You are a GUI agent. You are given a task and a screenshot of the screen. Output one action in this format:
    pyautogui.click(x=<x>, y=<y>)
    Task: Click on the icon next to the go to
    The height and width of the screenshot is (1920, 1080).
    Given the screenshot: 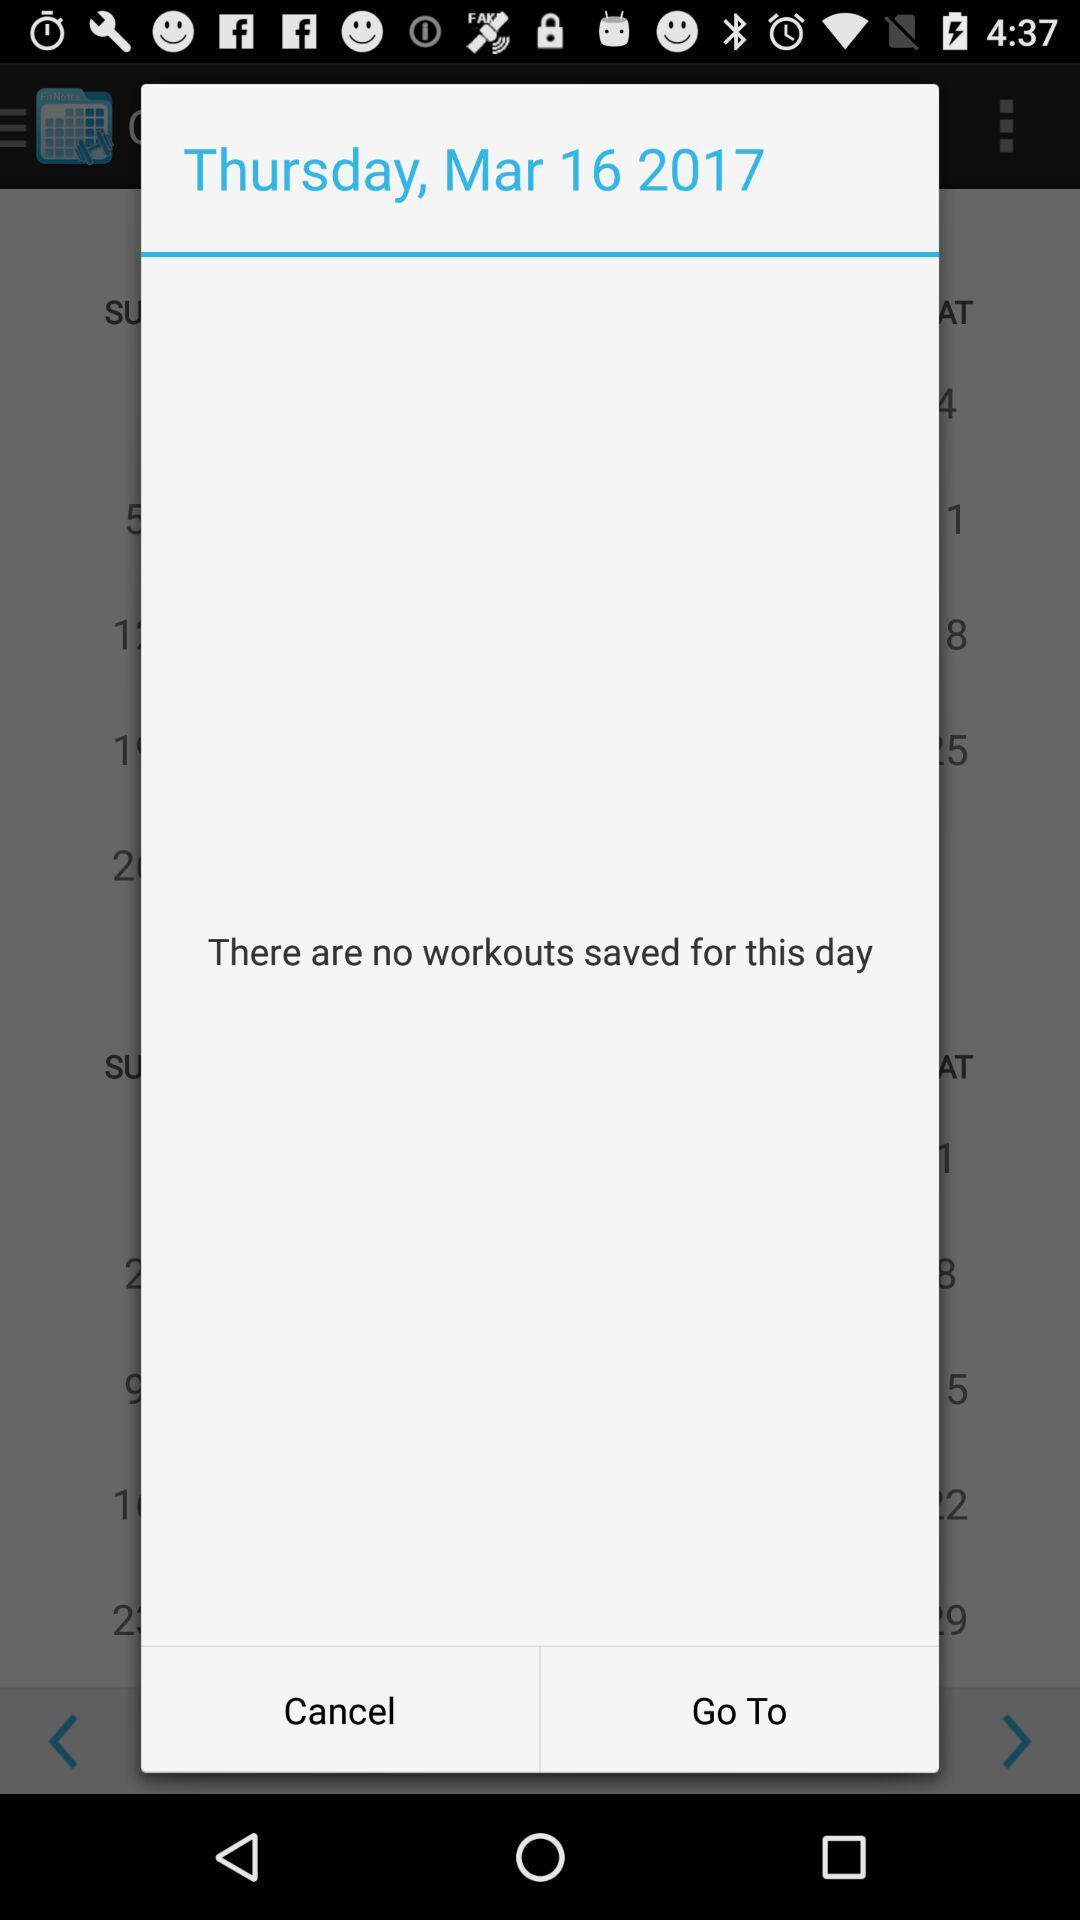 What is the action you would take?
    pyautogui.click(x=339, y=1708)
    